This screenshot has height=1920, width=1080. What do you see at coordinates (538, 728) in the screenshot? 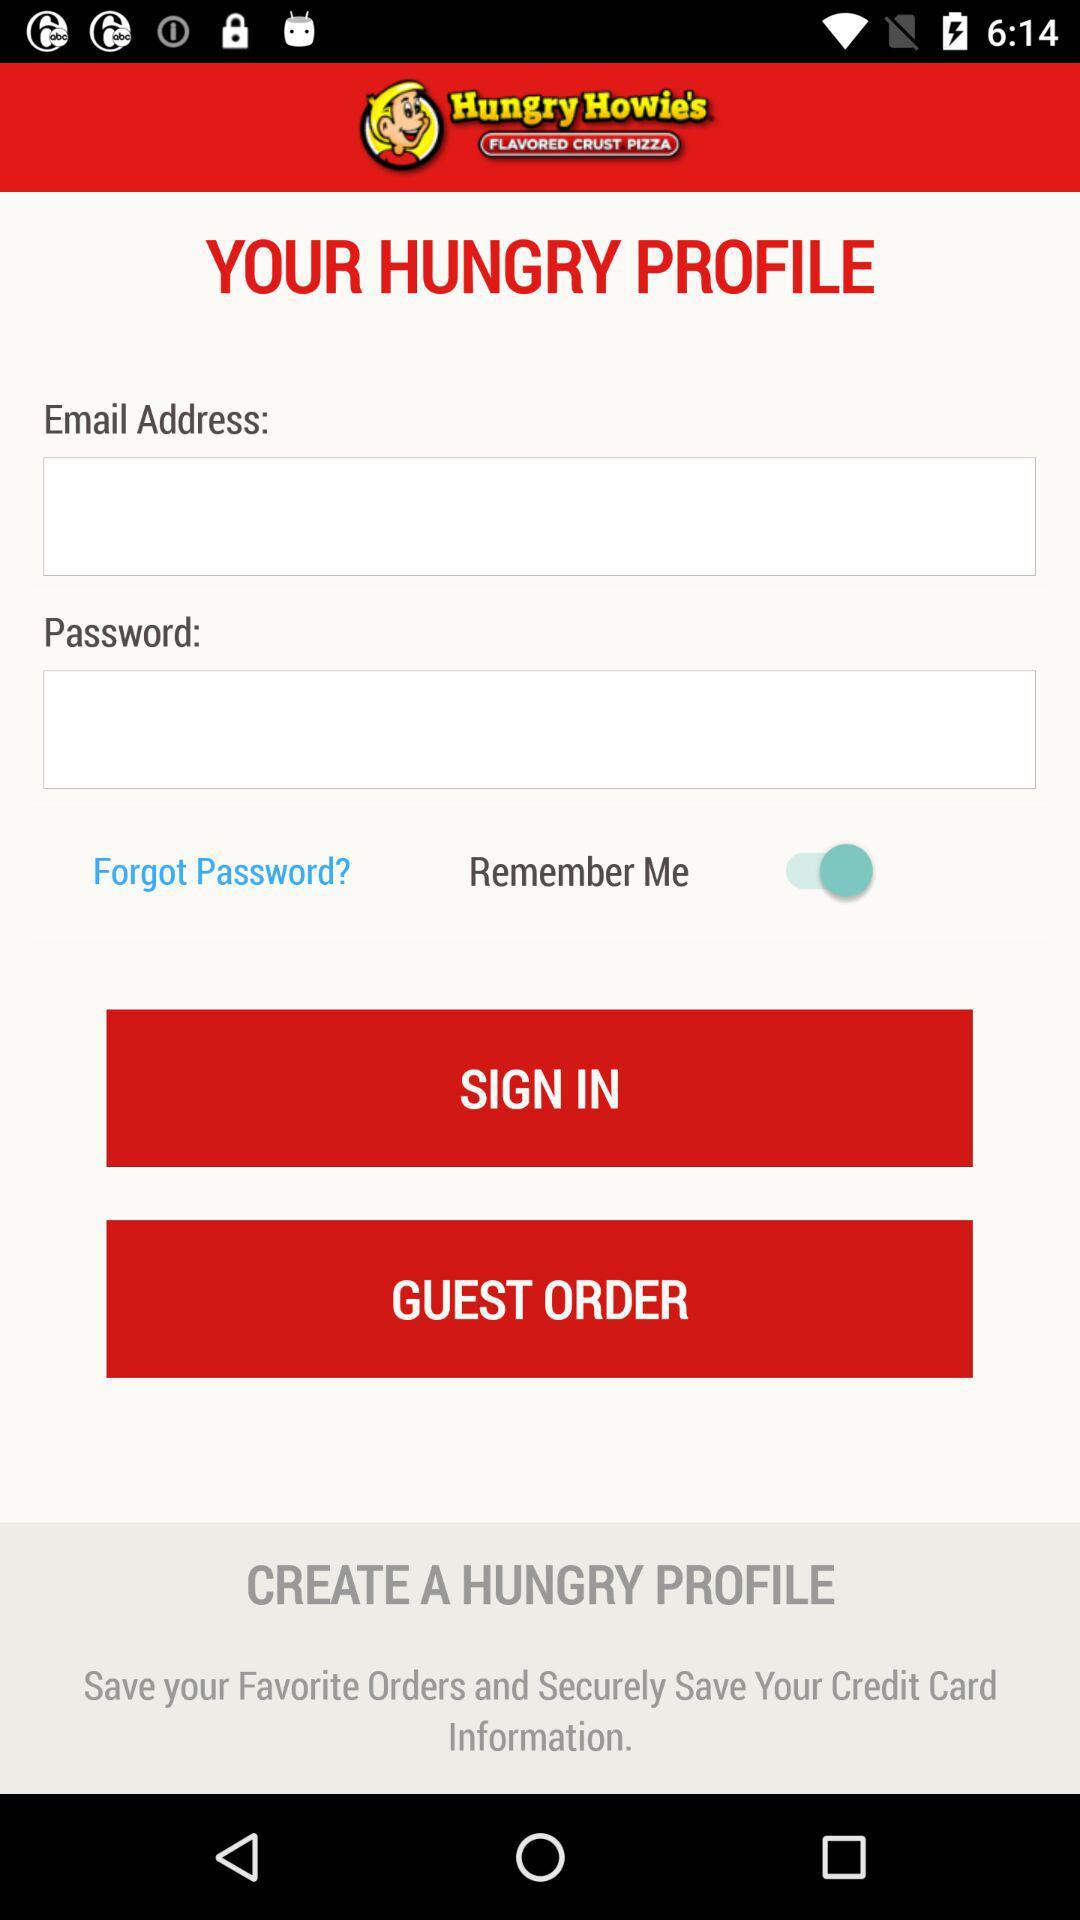
I see `your password` at bounding box center [538, 728].